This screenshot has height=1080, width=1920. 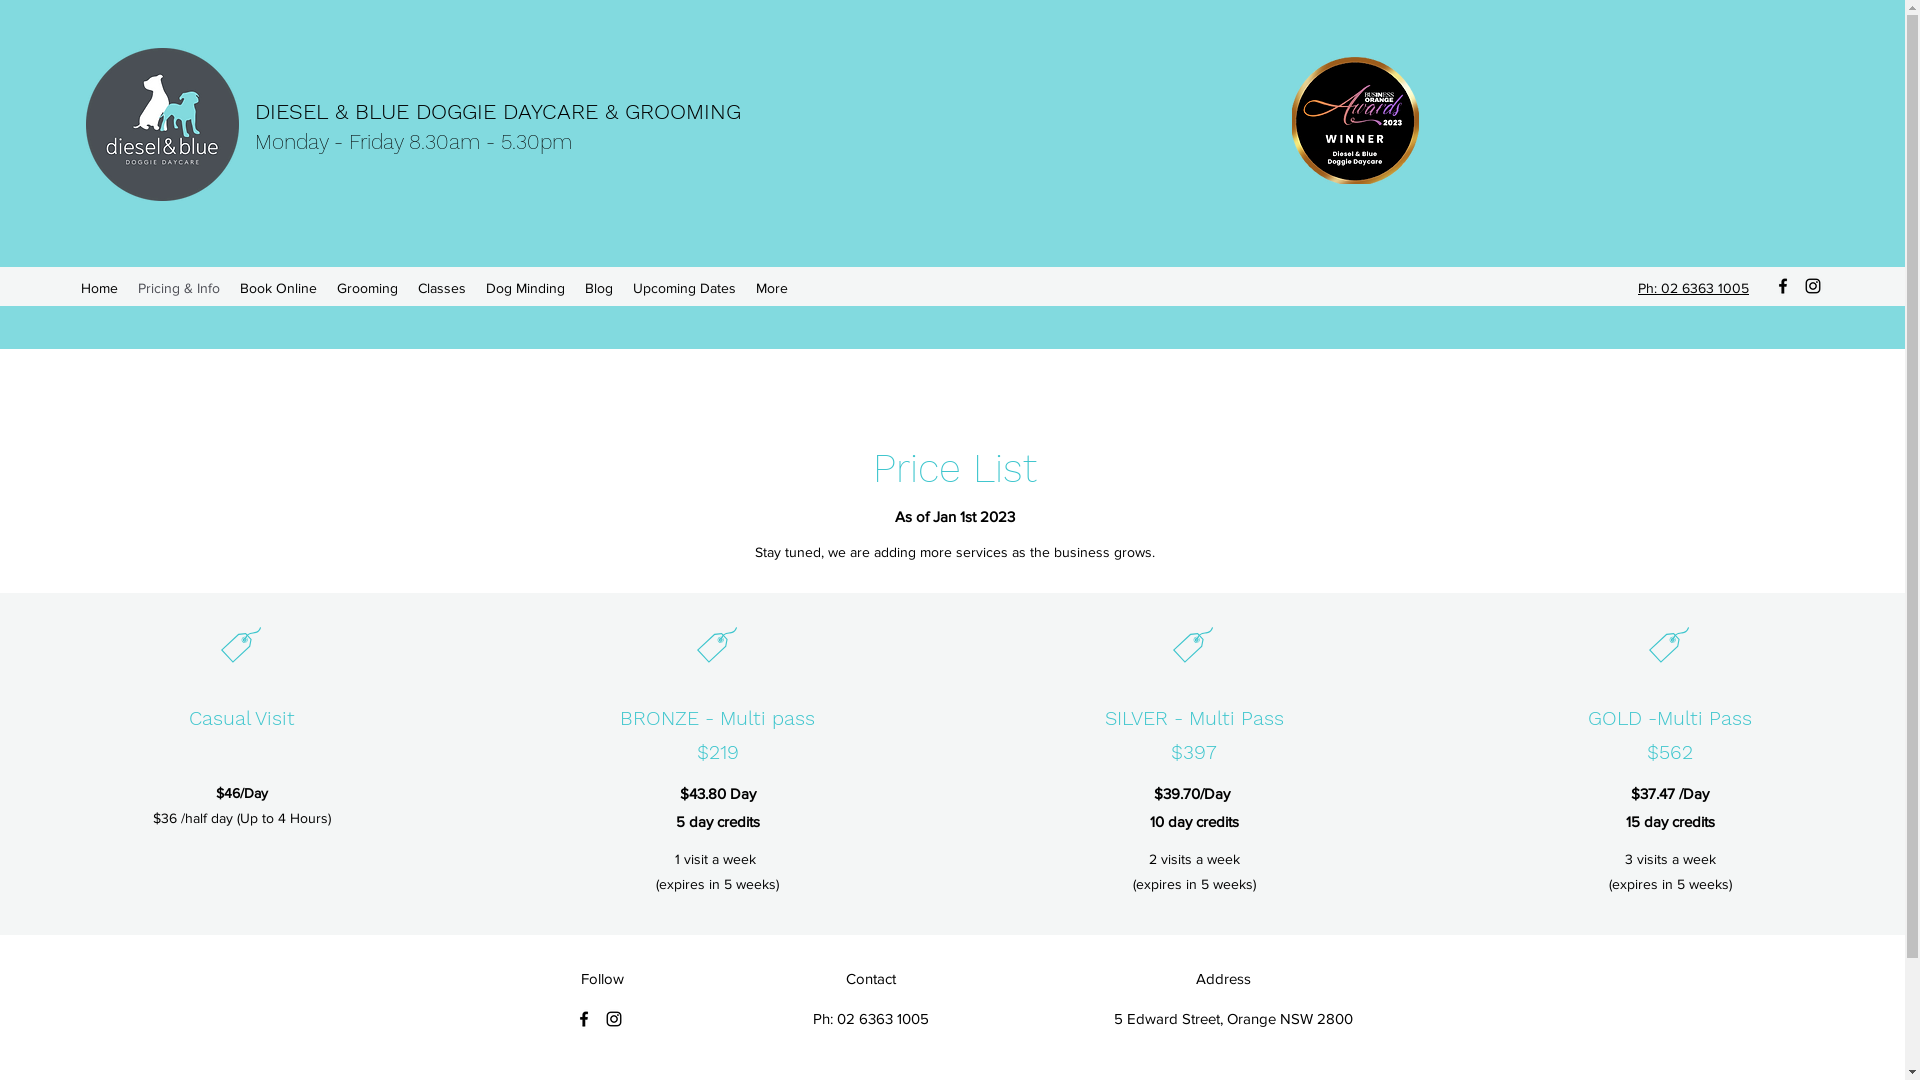 I want to click on 'Classes', so click(x=440, y=288).